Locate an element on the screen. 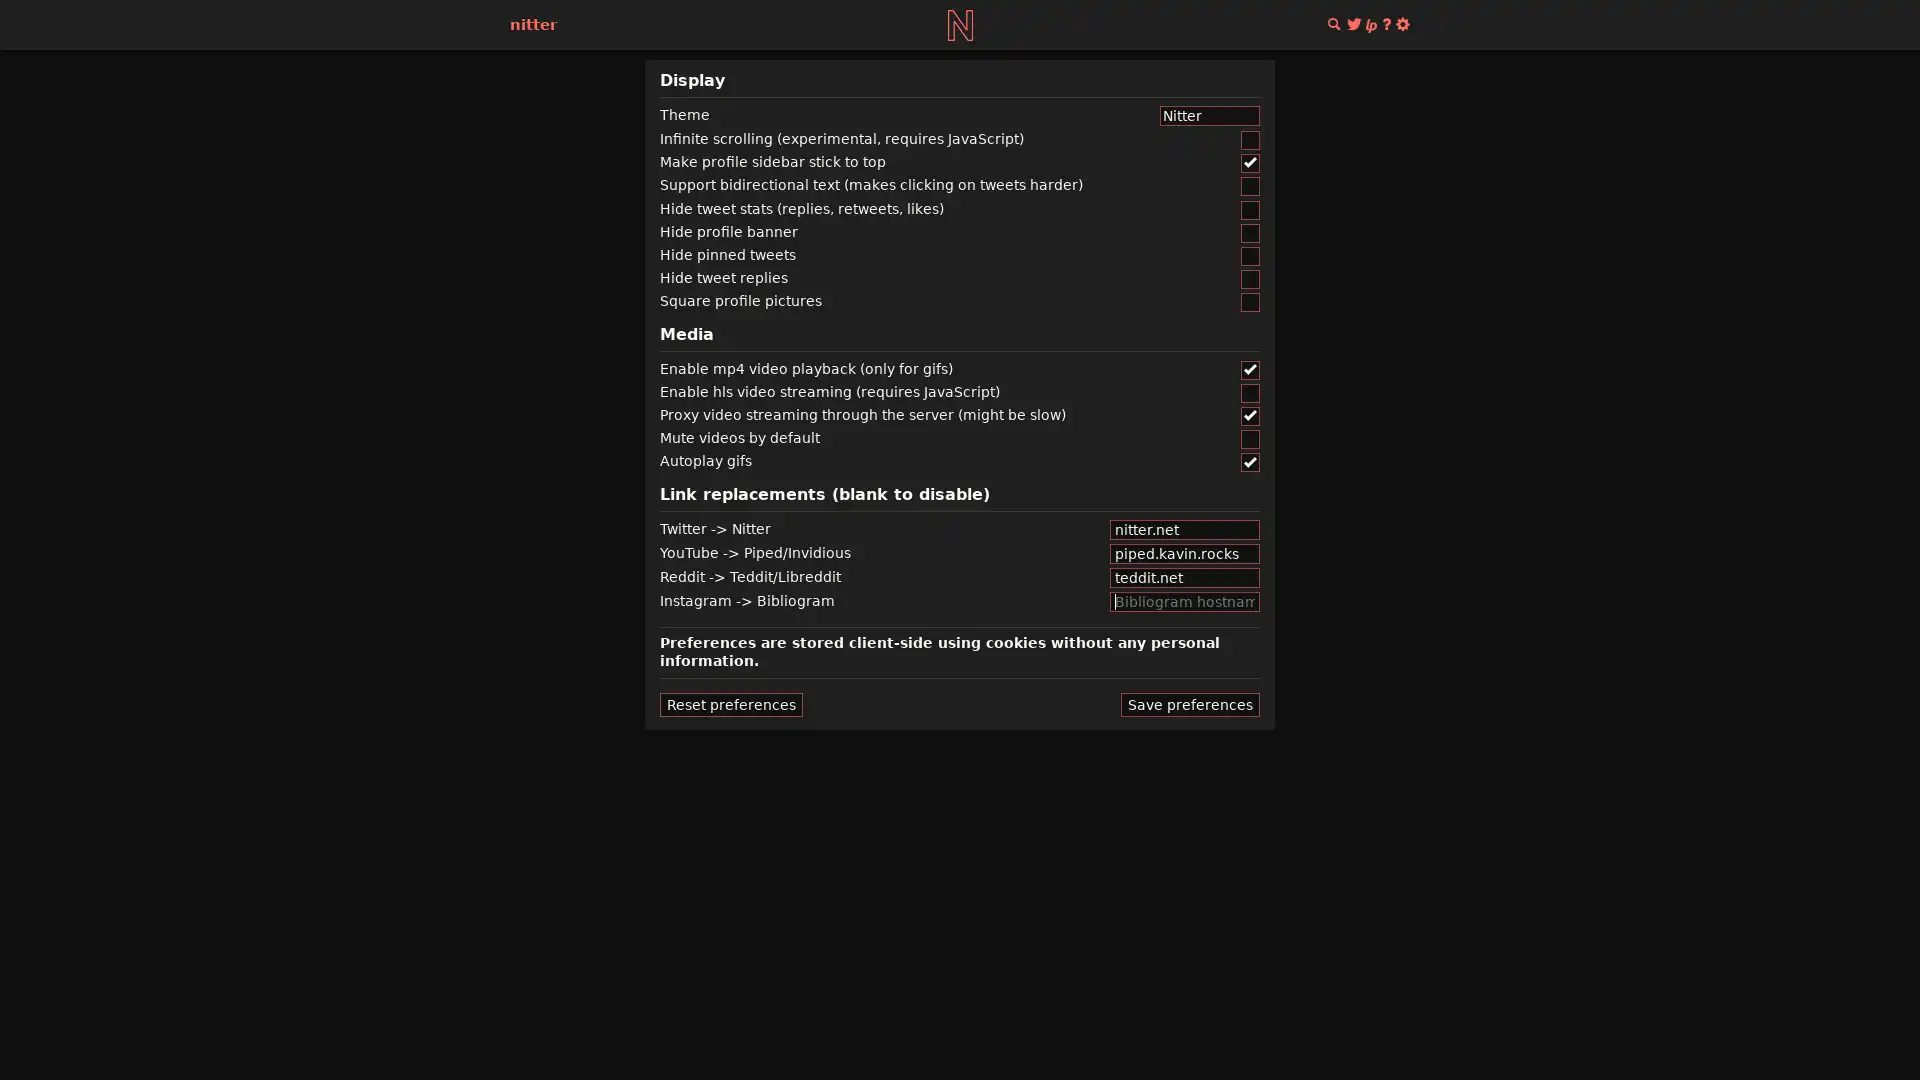 Image resolution: width=1920 pixels, height=1080 pixels. Reset preferences is located at coordinates (730, 703).